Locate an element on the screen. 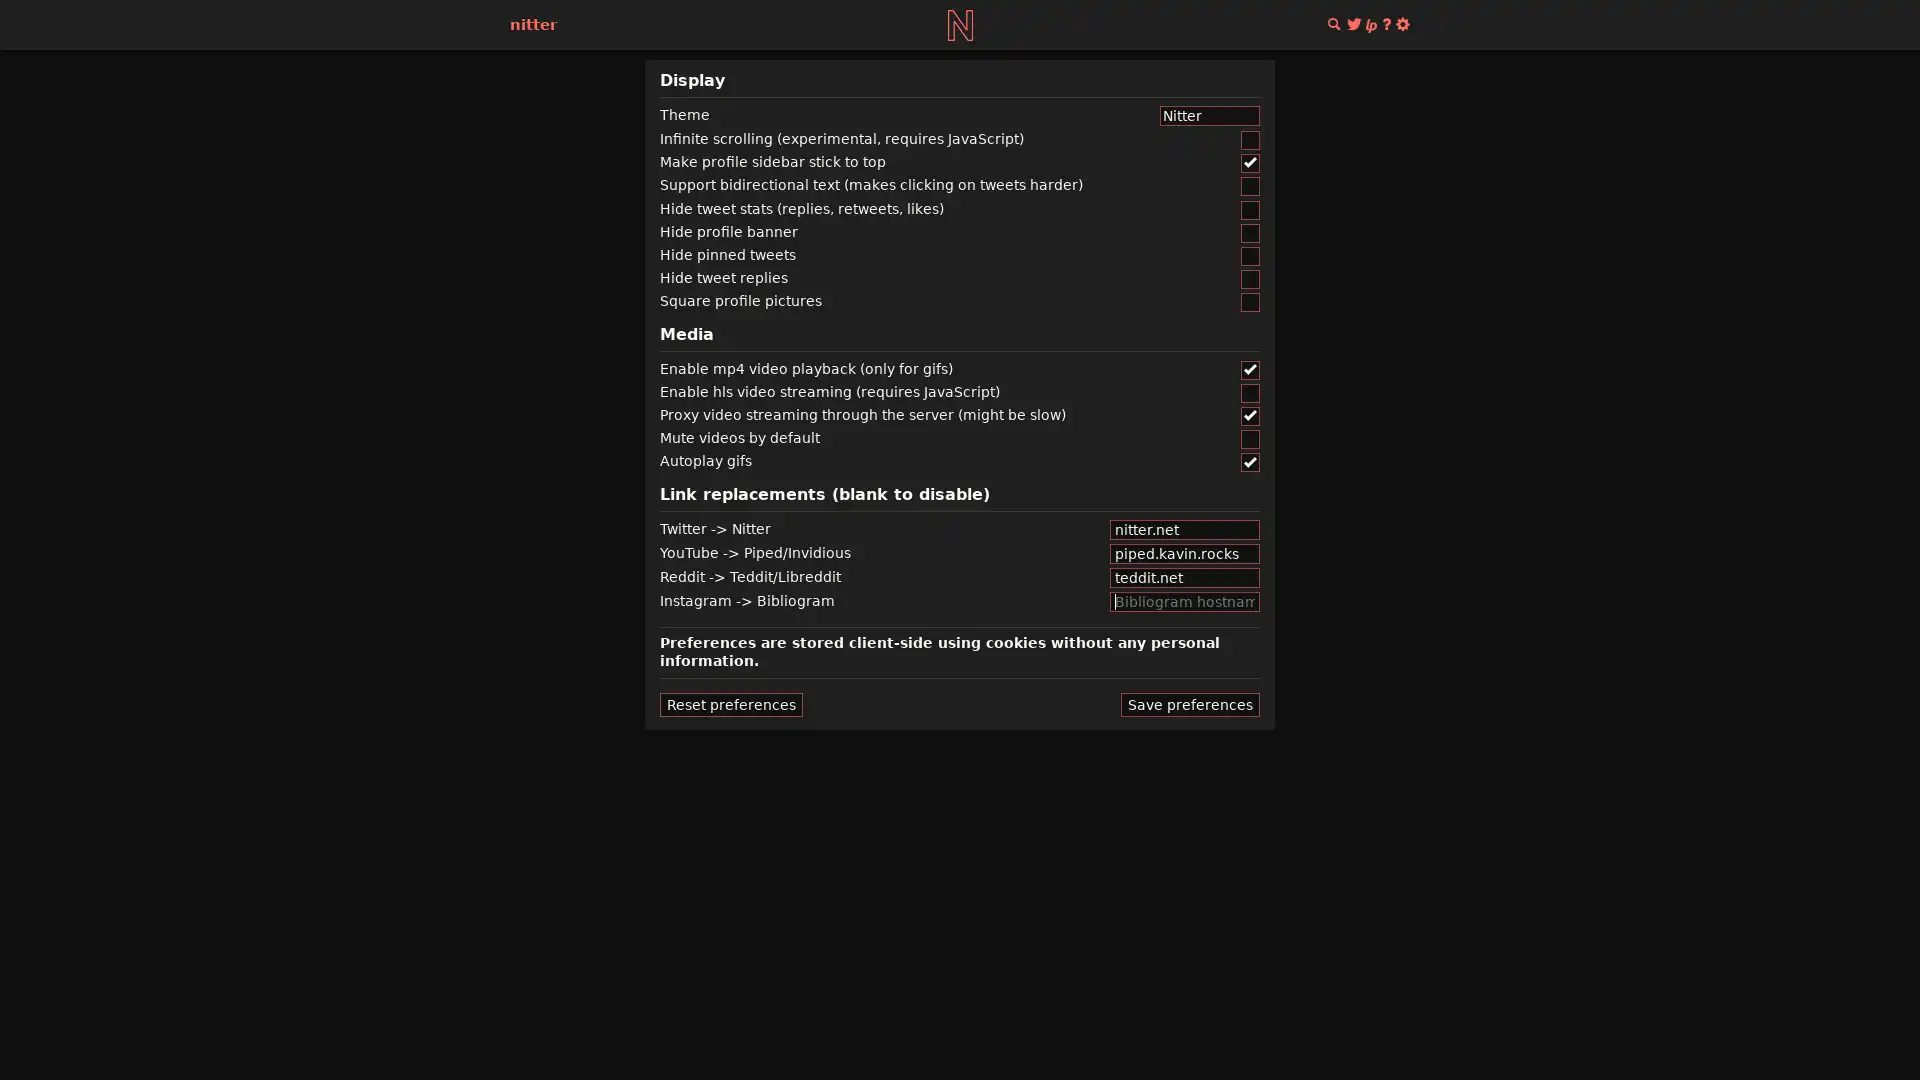 Image resolution: width=1920 pixels, height=1080 pixels. Reset preferences is located at coordinates (730, 703).